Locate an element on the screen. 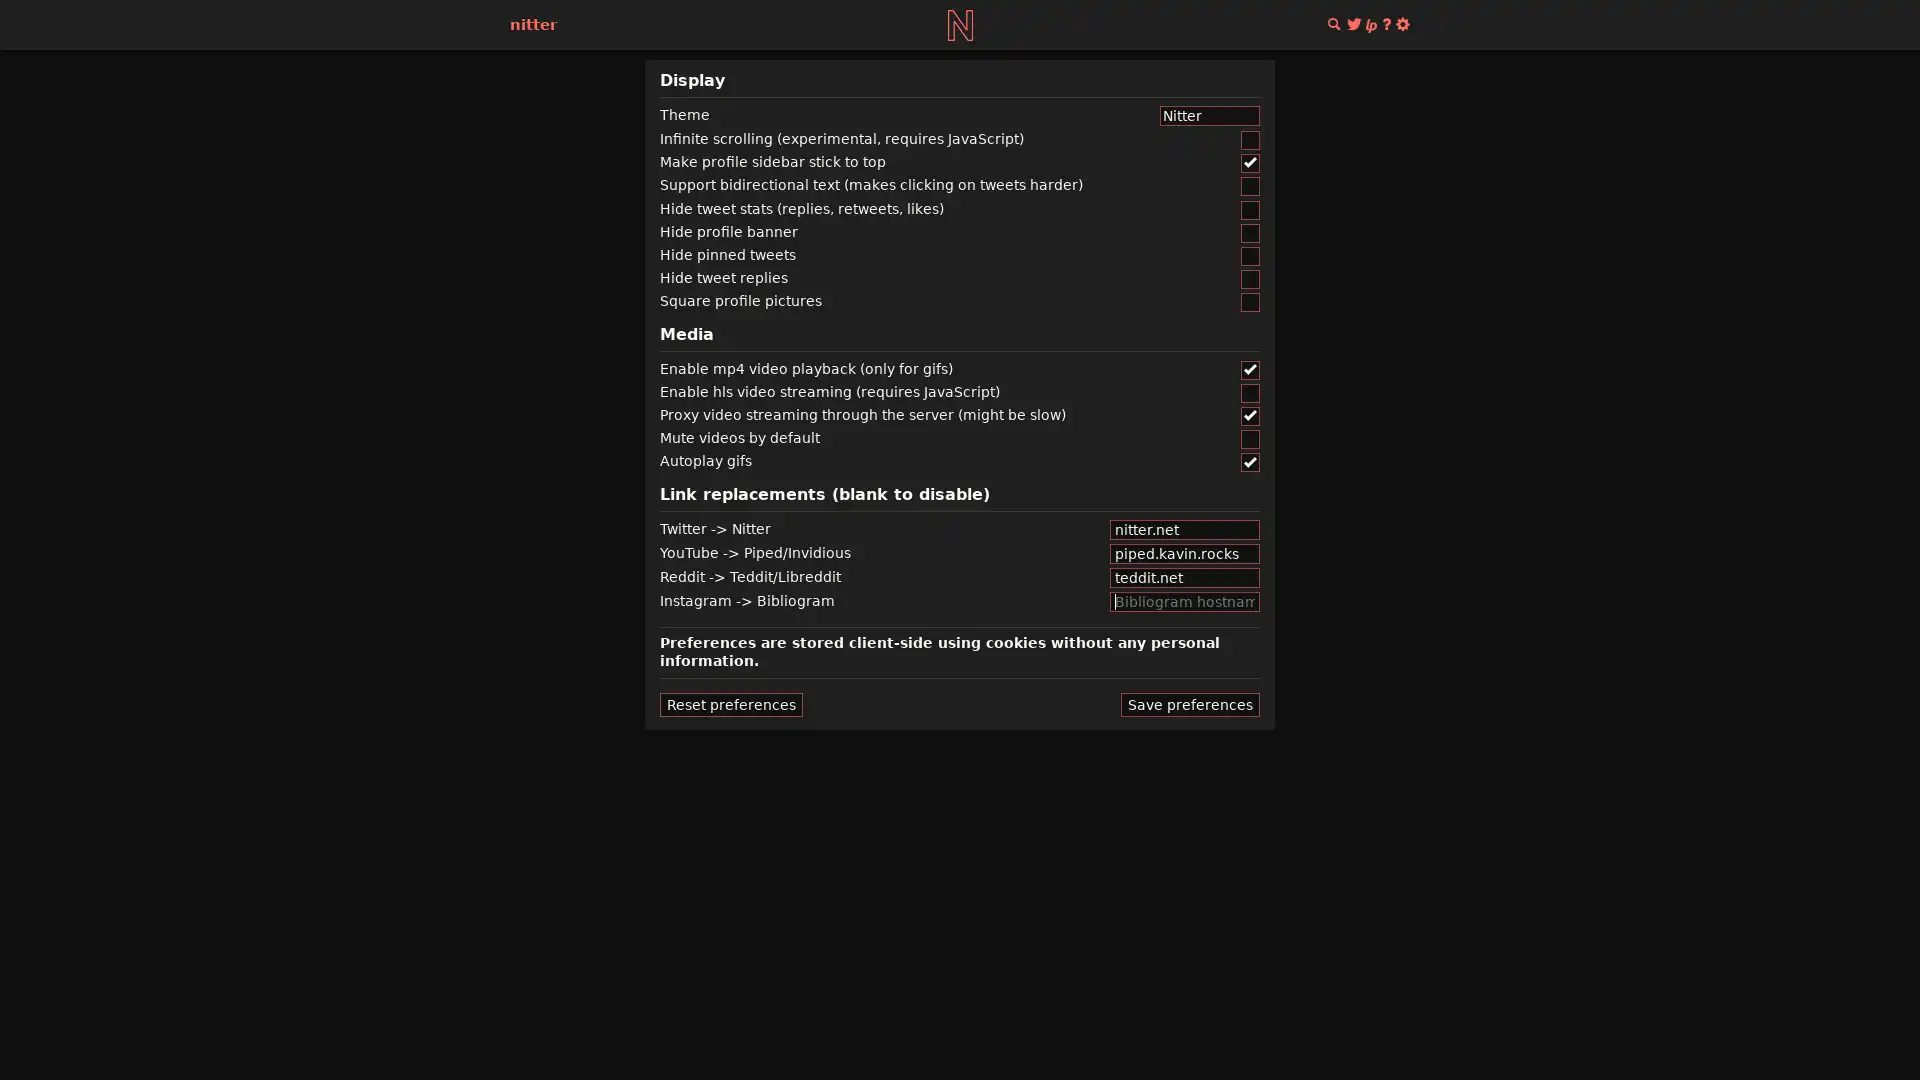 Image resolution: width=1920 pixels, height=1080 pixels. Reset preferences is located at coordinates (730, 703).